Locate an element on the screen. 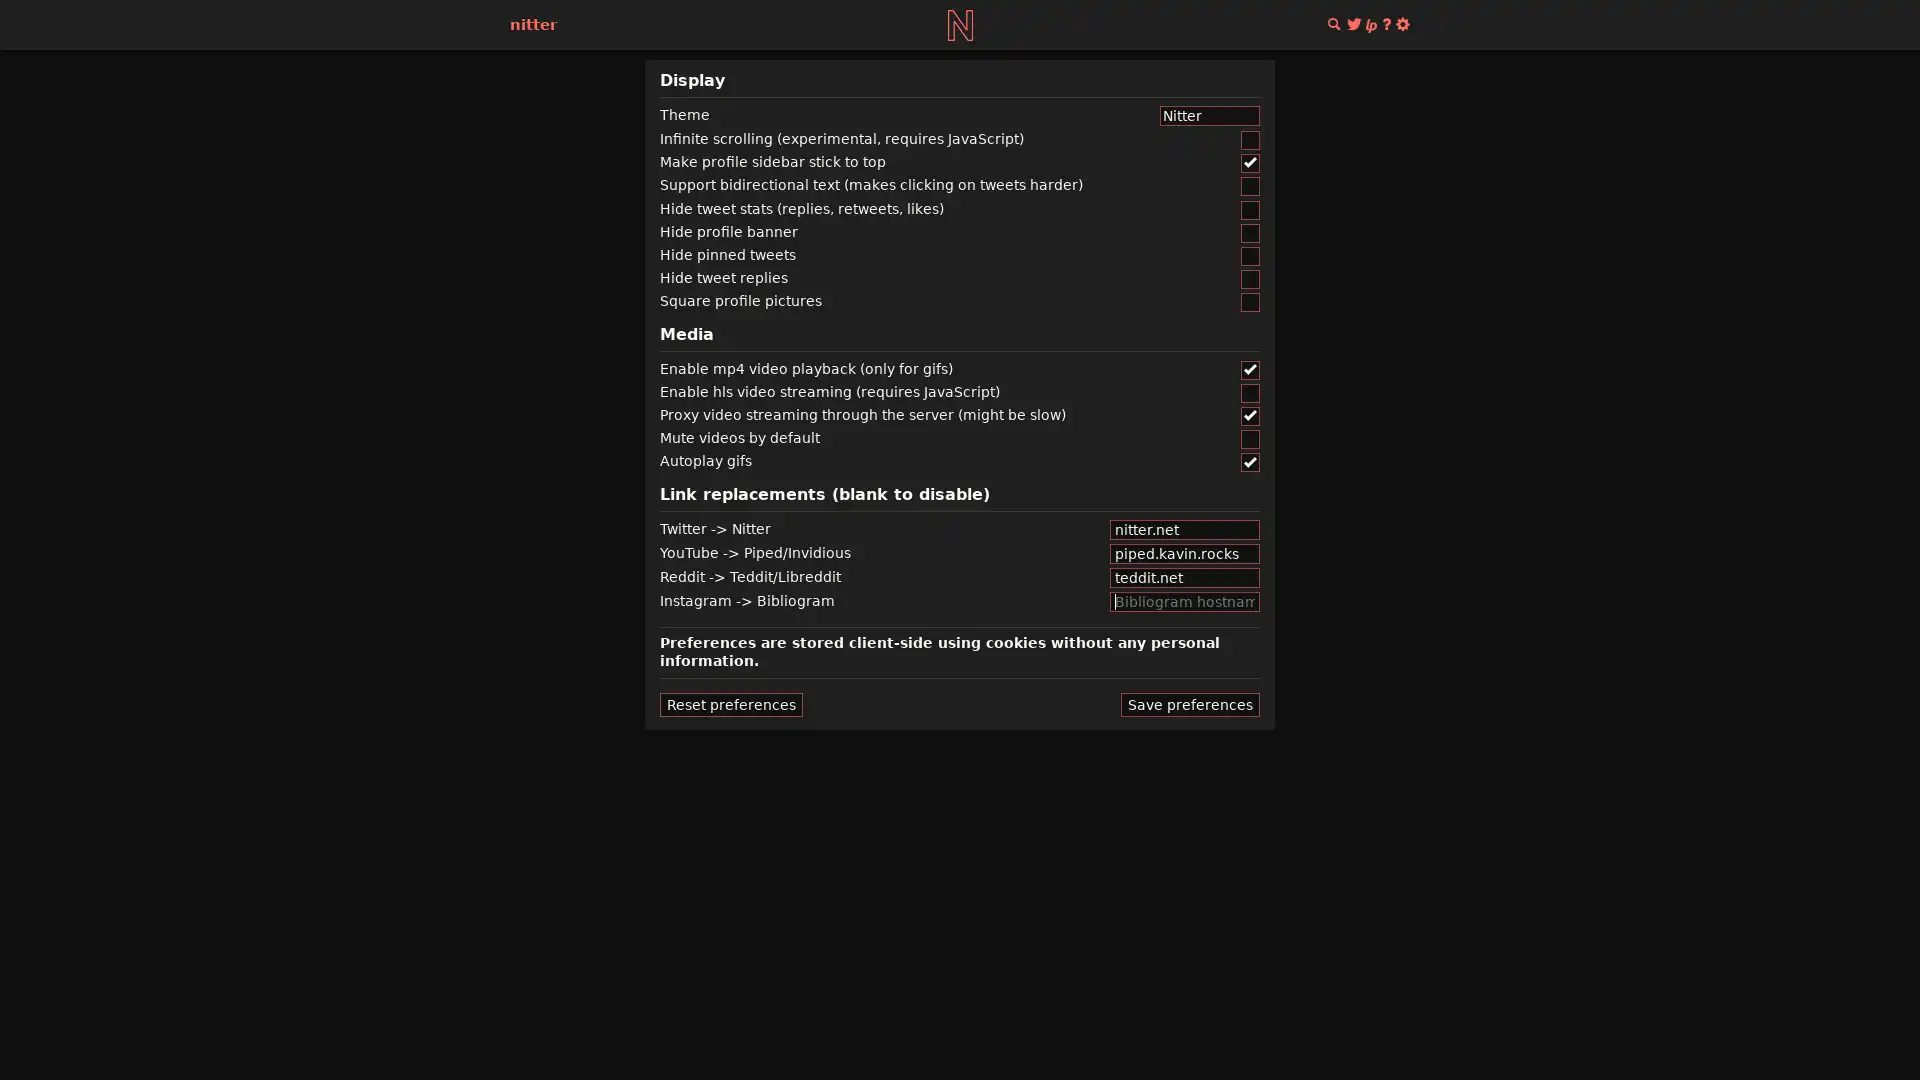 Image resolution: width=1920 pixels, height=1080 pixels. Reset preferences is located at coordinates (730, 703).